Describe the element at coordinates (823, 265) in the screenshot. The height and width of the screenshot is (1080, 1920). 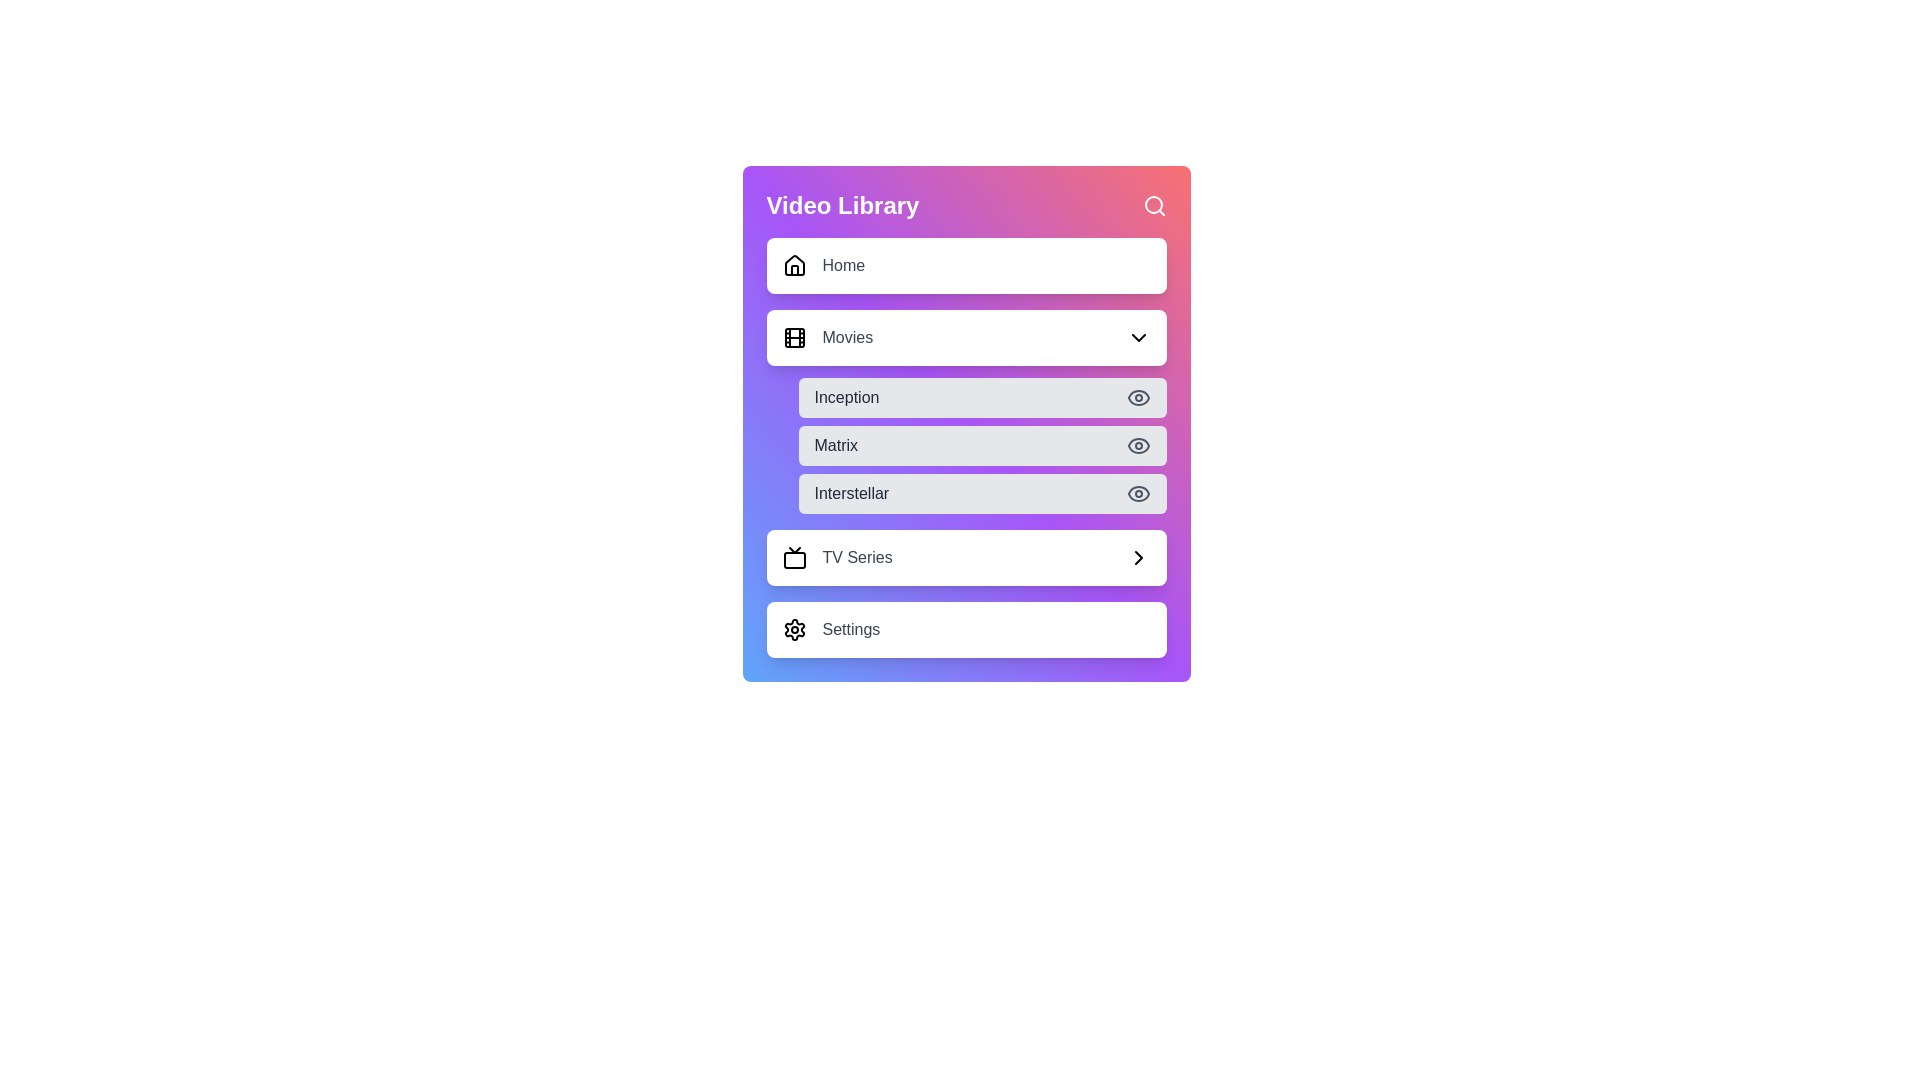
I see `the navigation item that takes the user back to the main section of the interface, located at the top of a visually separated card with a gradient background` at that location.